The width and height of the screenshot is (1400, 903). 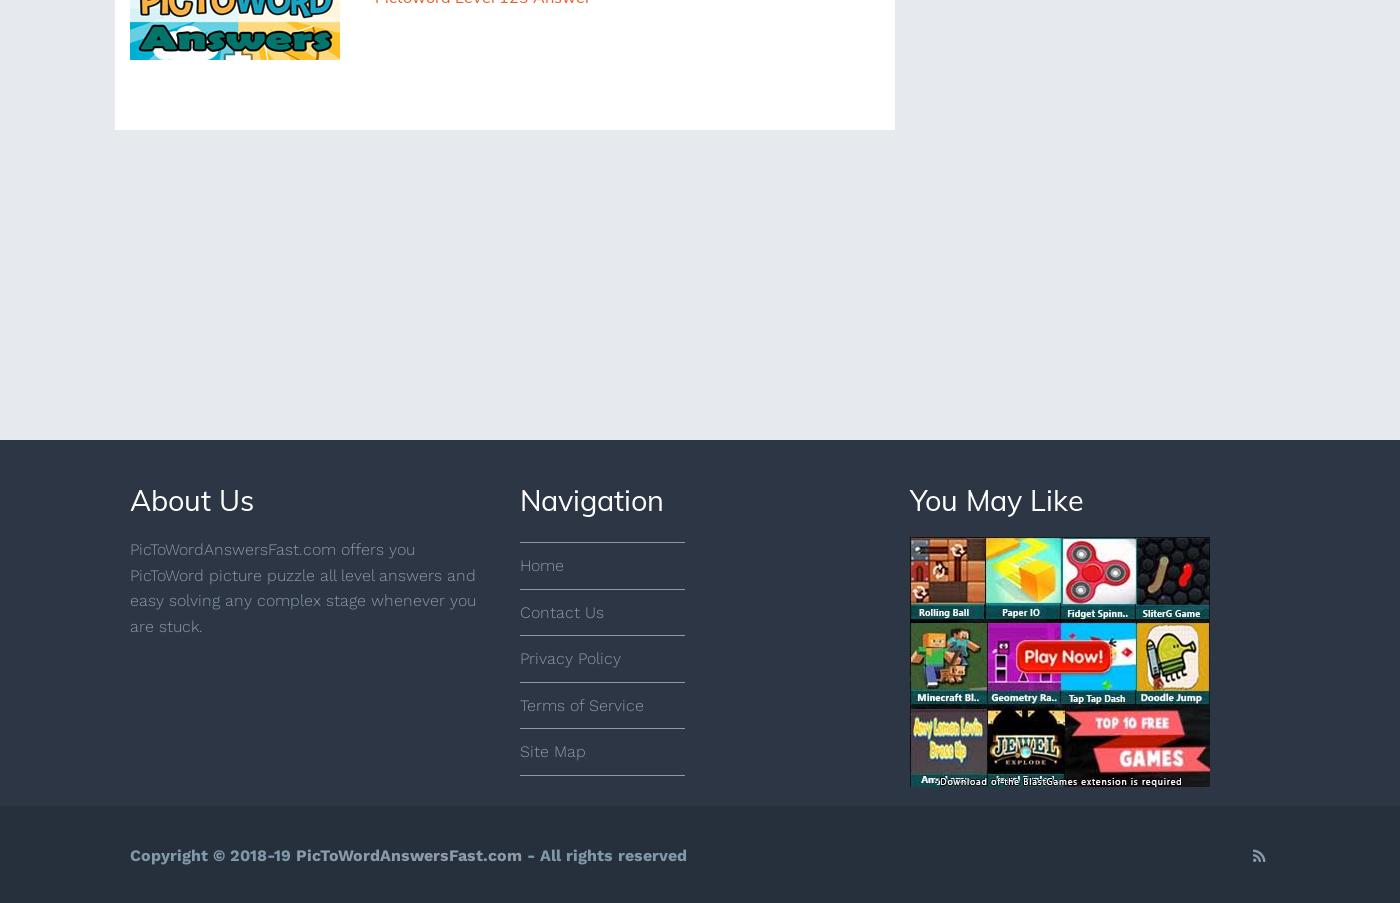 I want to click on 'PicToWordAnswersFast.com offers you PicToWord picture puzzle all level answers and easy solving any complex stage whenever you are stuck.', so click(x=302, y=587).